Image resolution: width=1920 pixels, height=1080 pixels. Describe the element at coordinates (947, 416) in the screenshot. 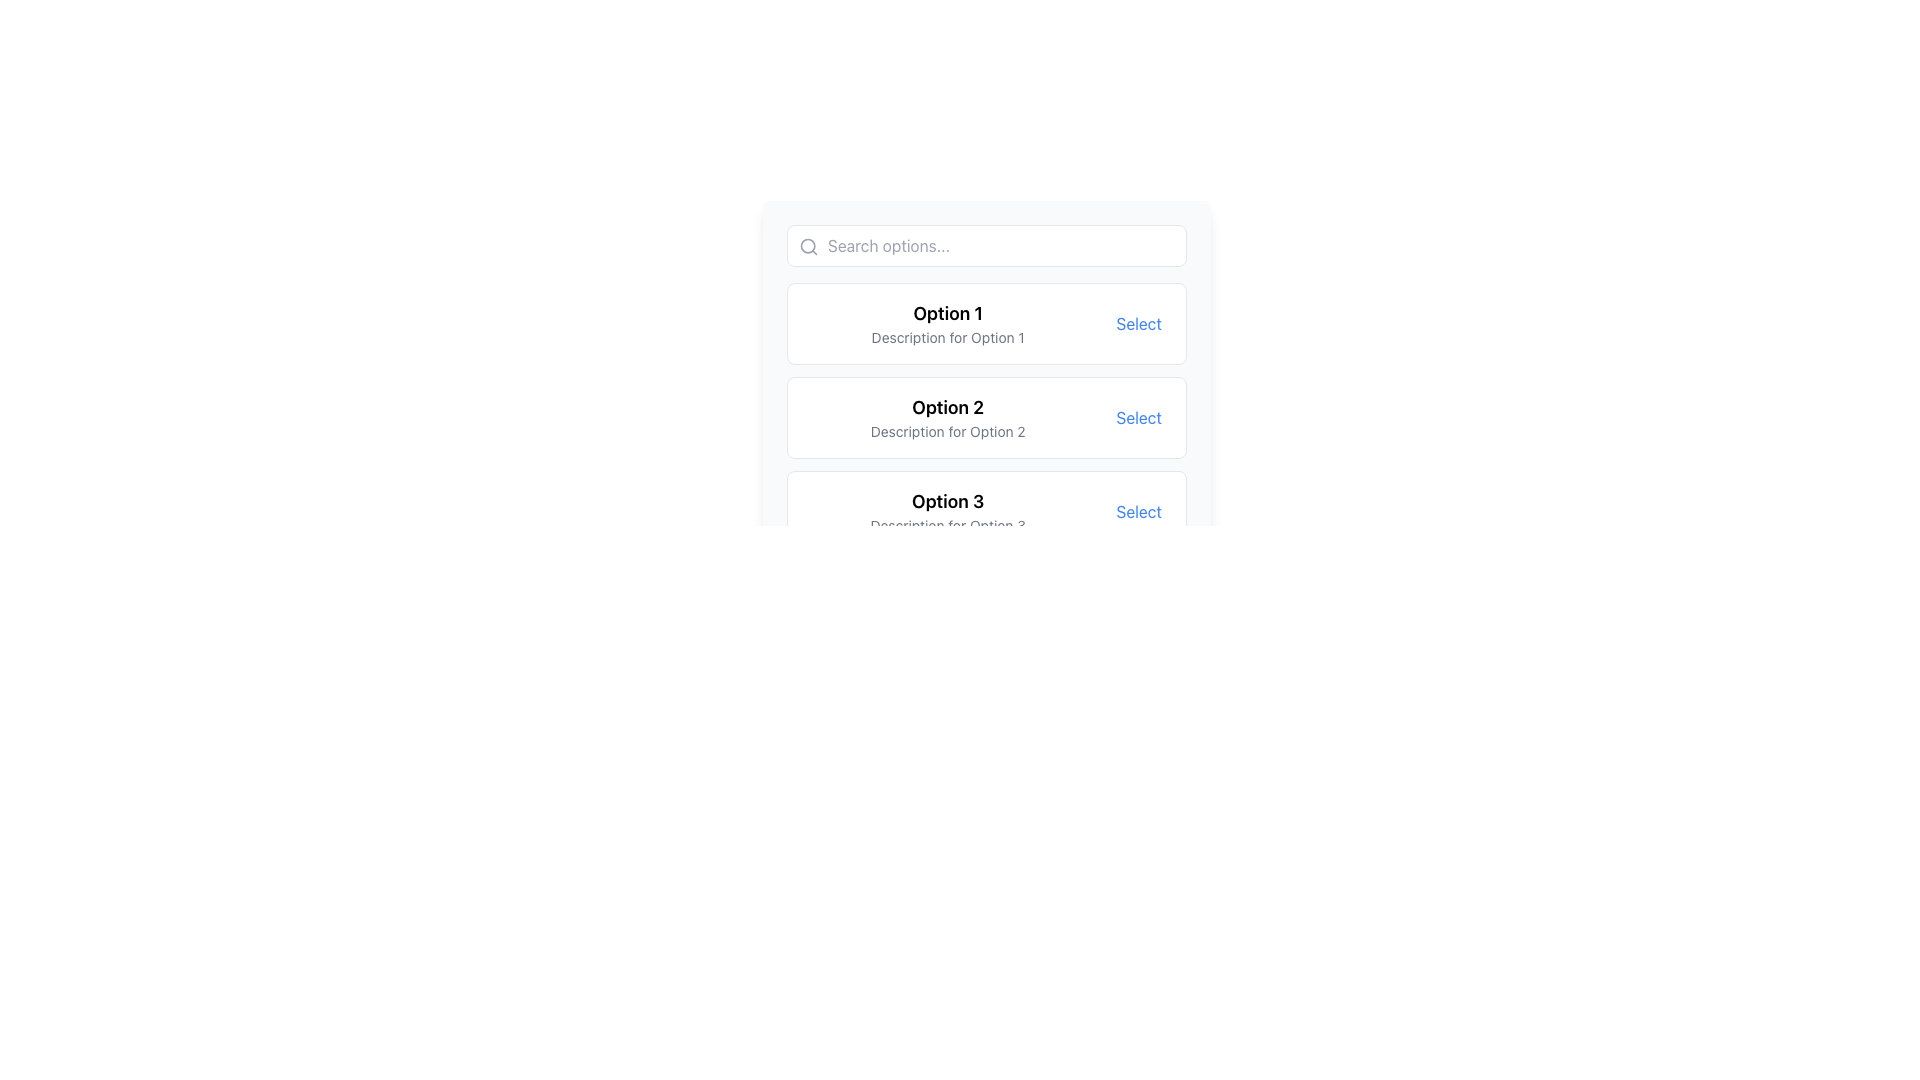

I see `the List item labeled 'Option 2' which contains the description 'Description for Option 2'` at that location.